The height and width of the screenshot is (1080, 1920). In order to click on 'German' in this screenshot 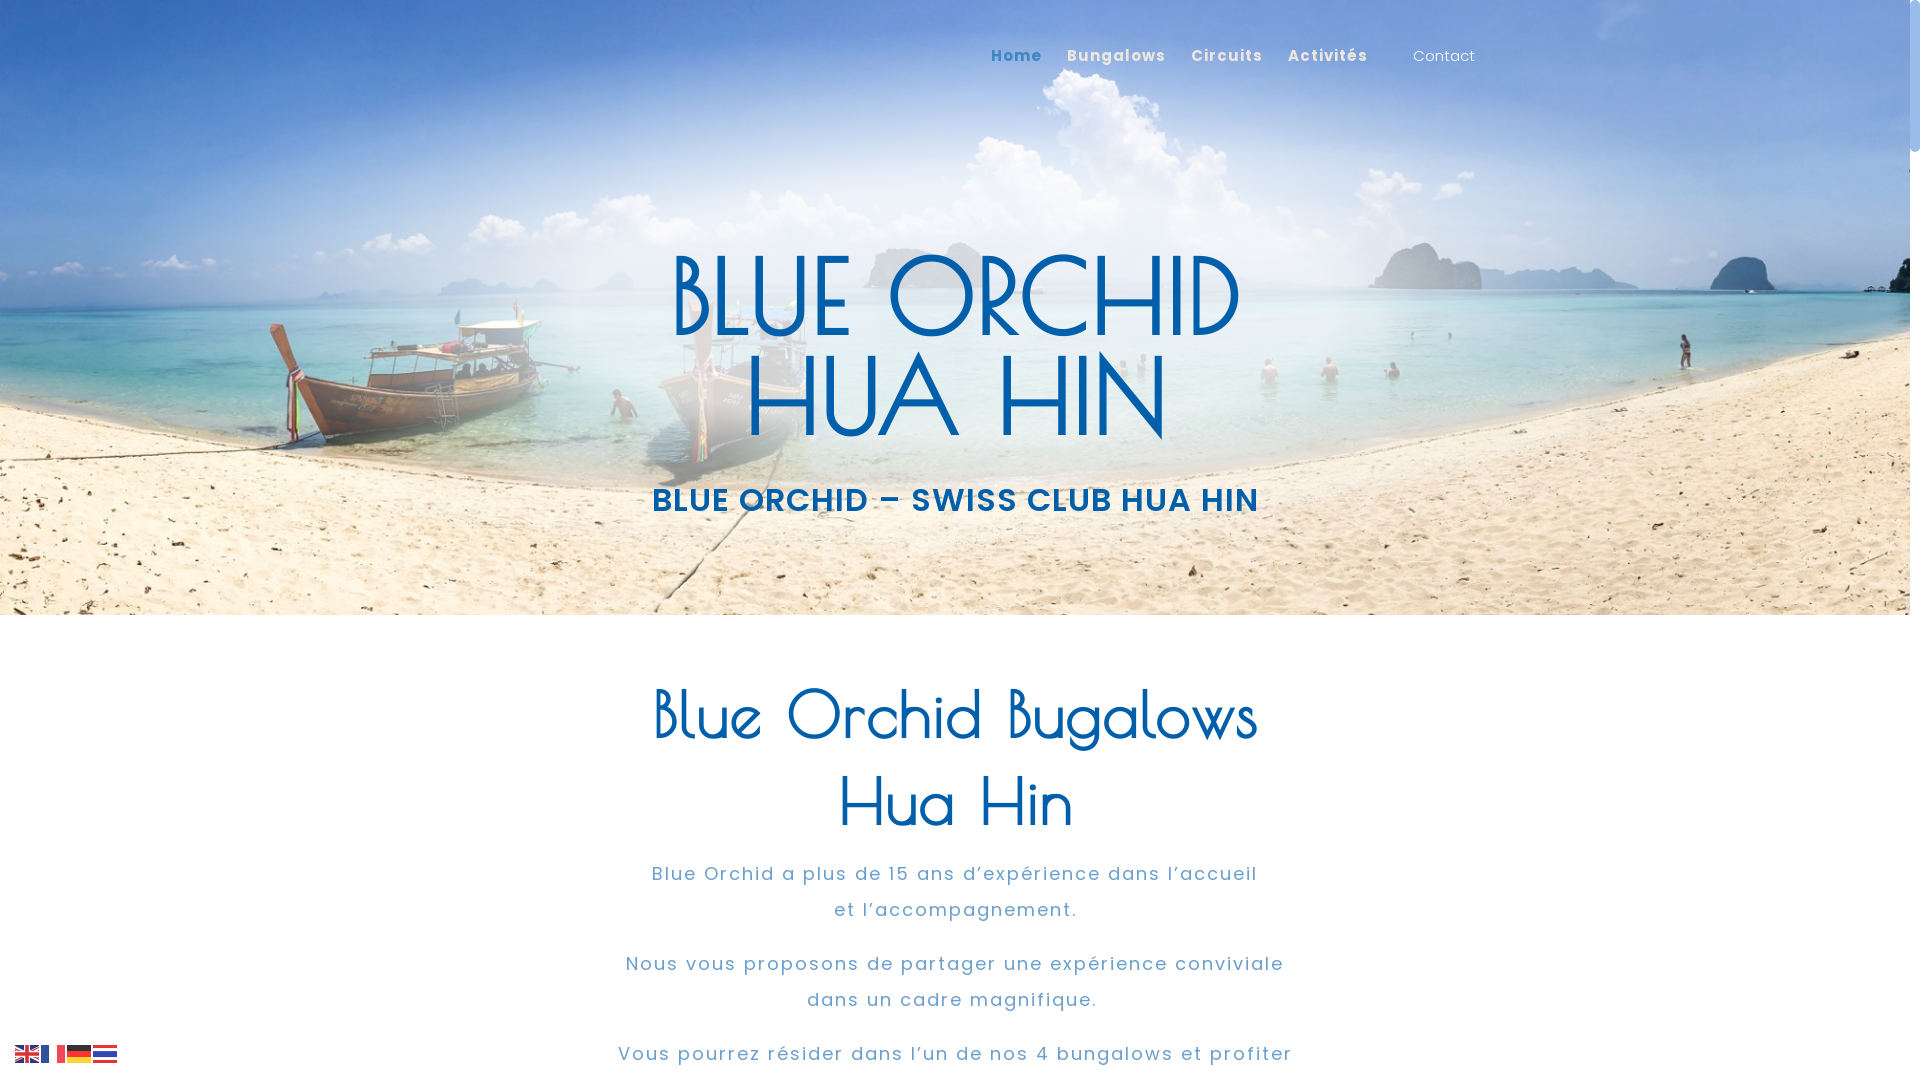, I will do `click(80, 1051)`.